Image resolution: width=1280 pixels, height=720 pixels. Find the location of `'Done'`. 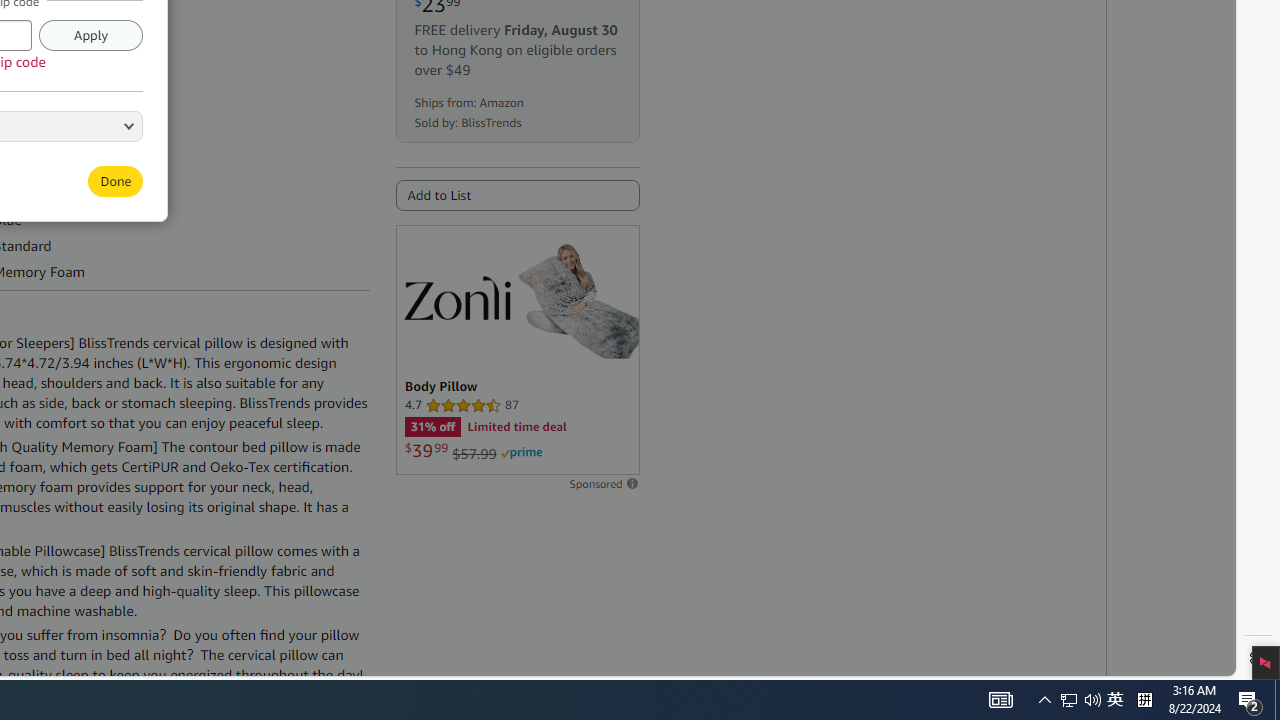

'Done' is located at coordinates (114, 181).